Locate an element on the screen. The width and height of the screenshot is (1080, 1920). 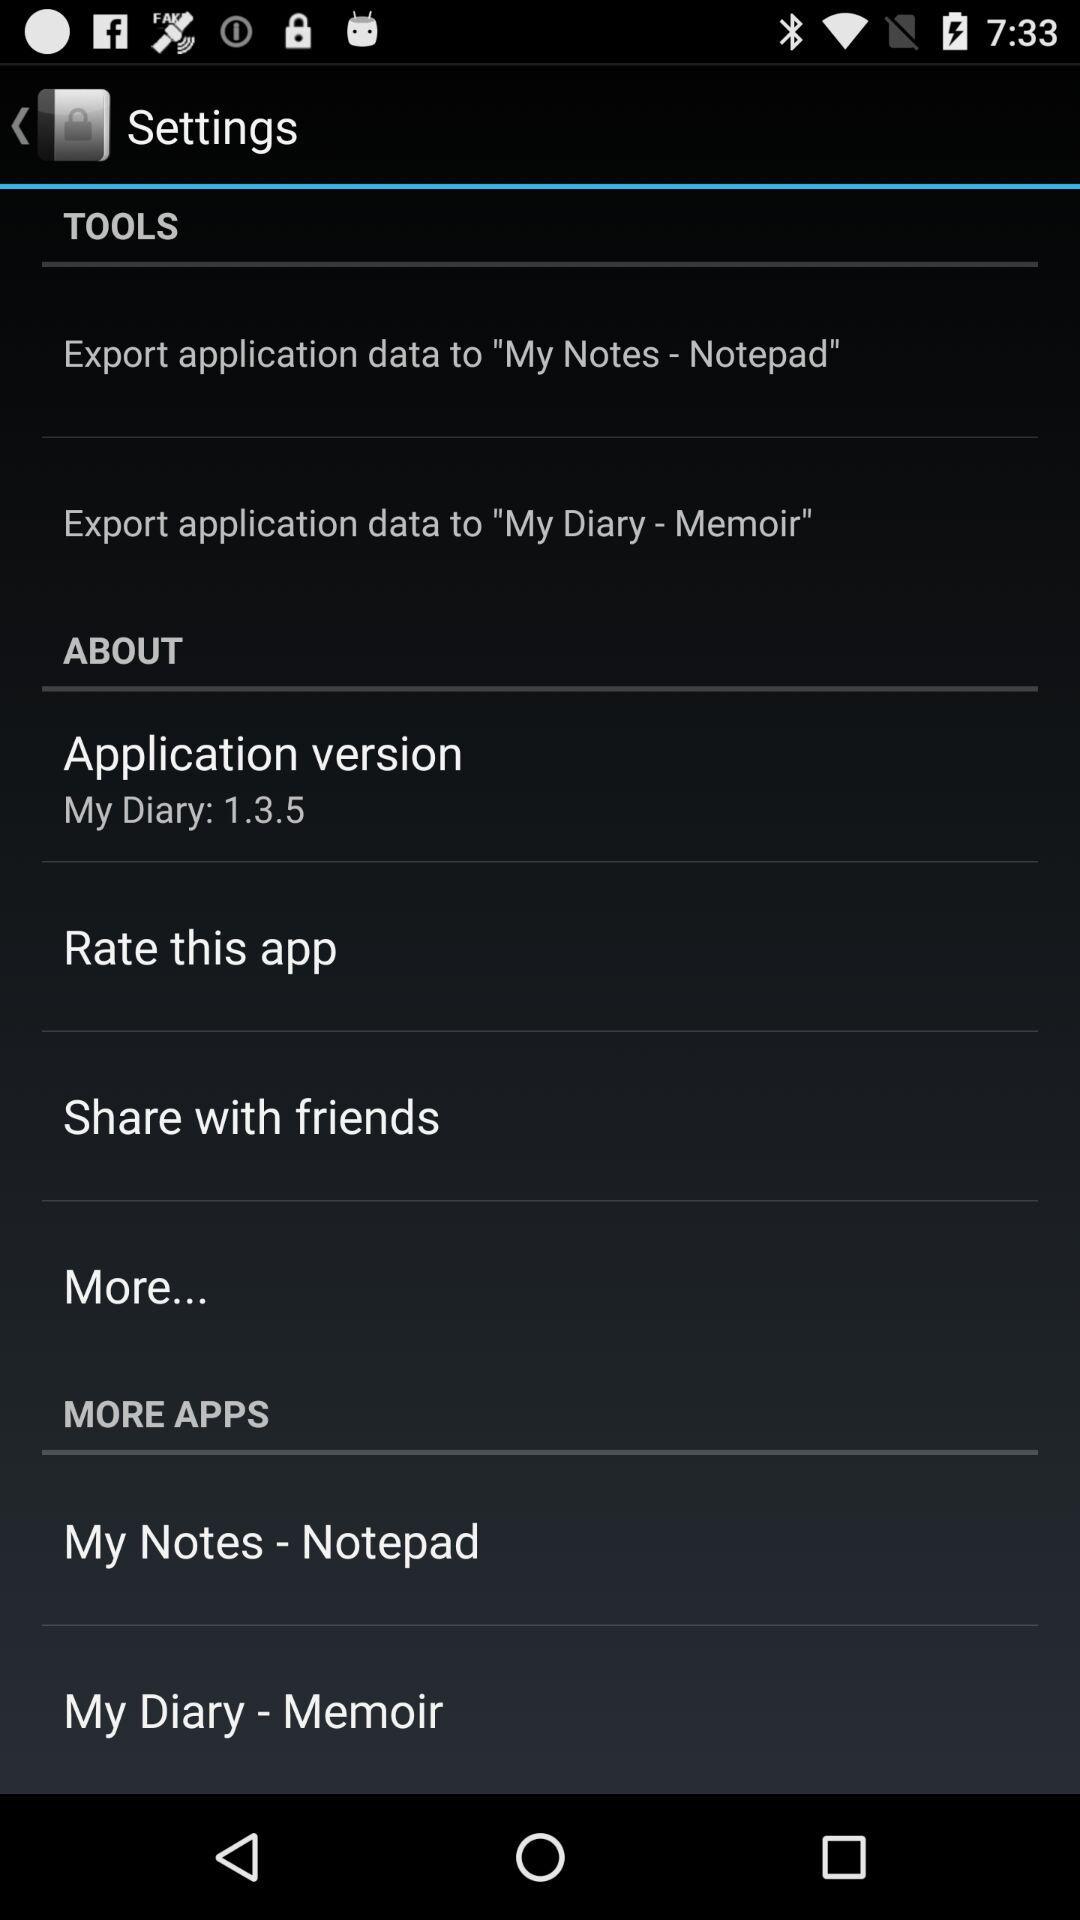
the icon above my notes - notepad app is located at coordinates (540, 1411).